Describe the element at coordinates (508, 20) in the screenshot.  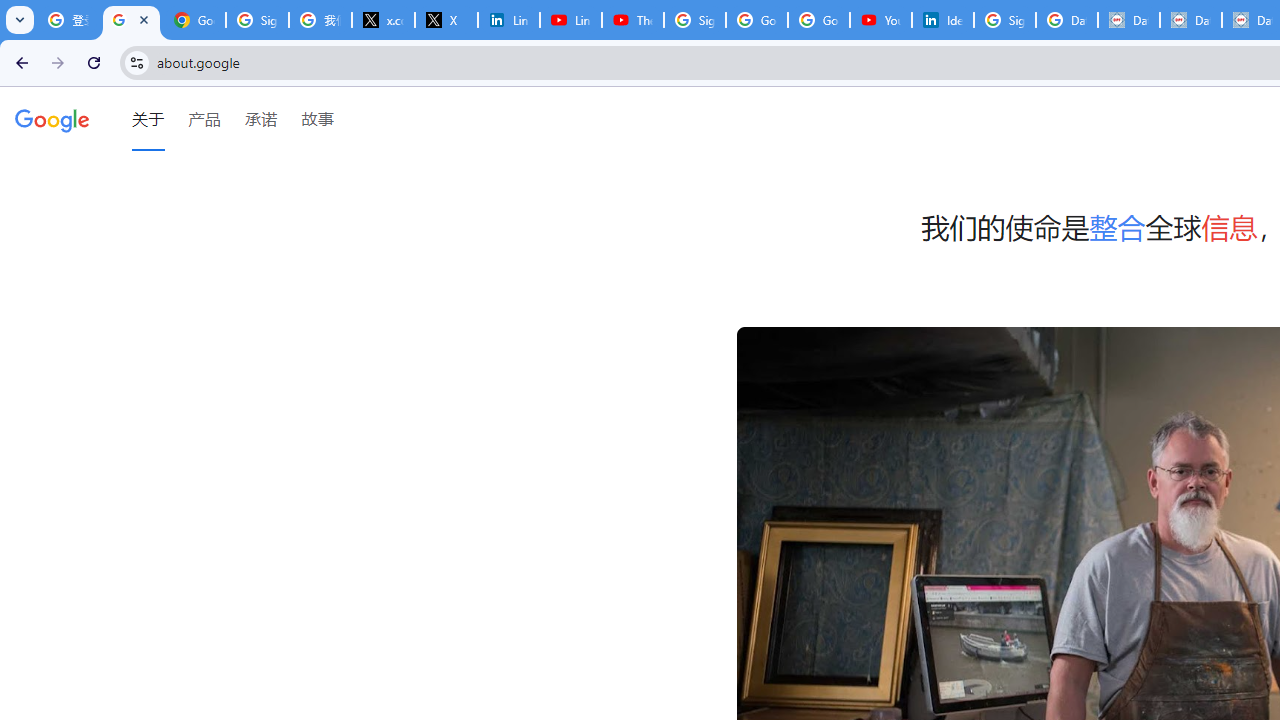
I see `'LinkedIn Privacy Policy'` at that location.